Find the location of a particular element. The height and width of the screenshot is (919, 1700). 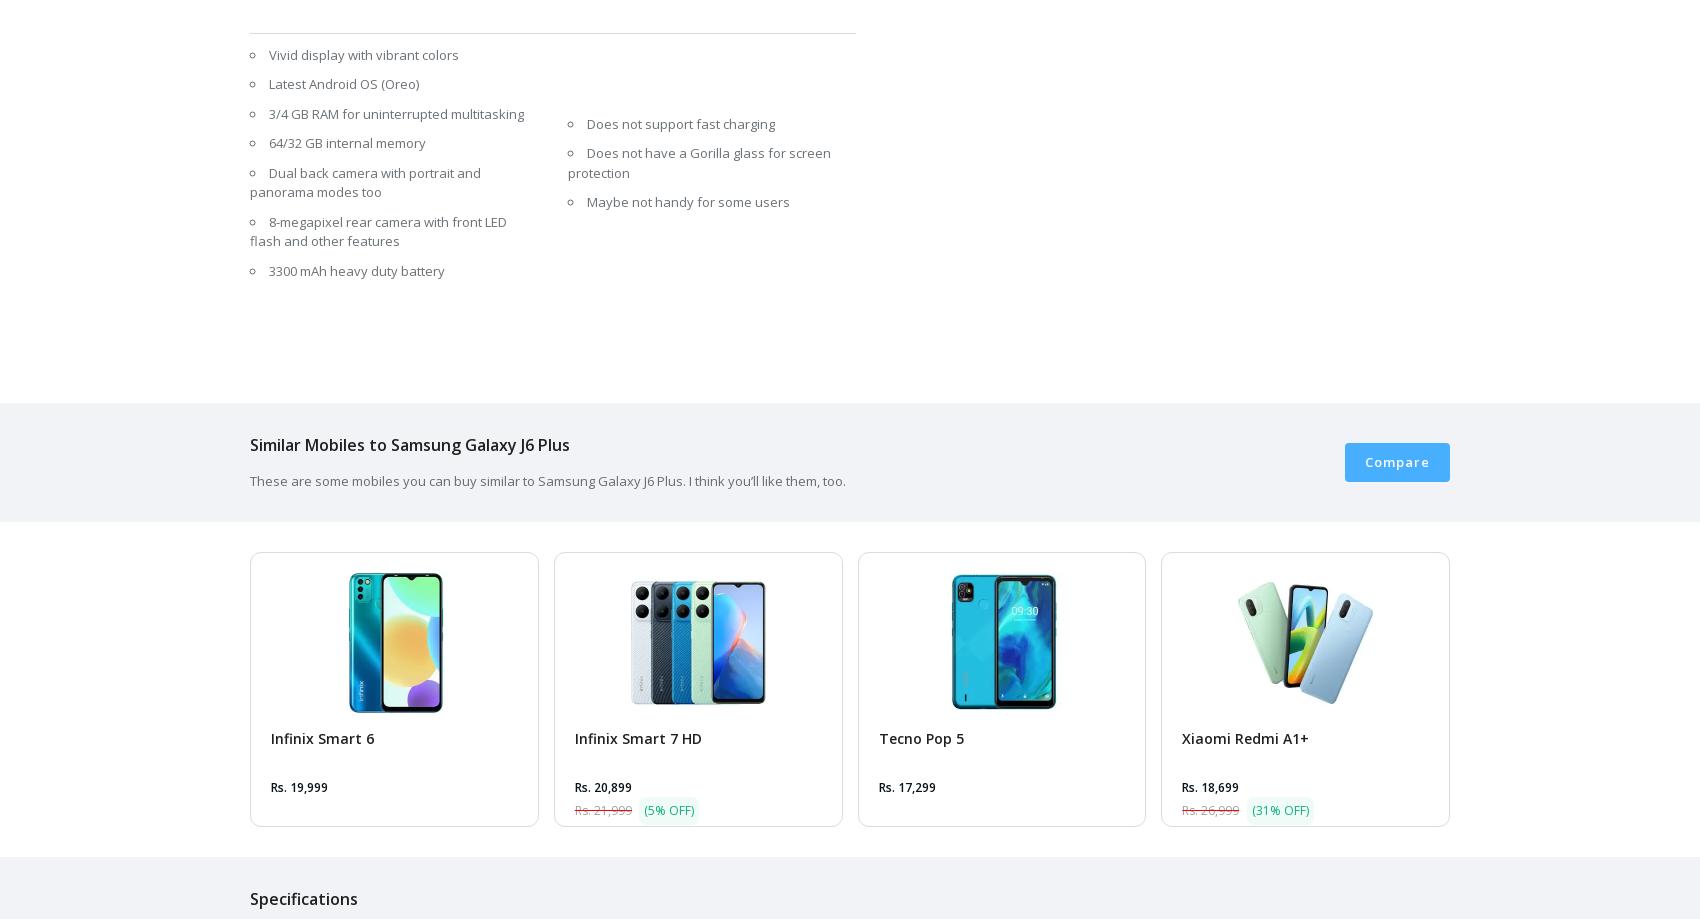

'Vivid display with vibrant colors' is located at coordinates (362, 54).